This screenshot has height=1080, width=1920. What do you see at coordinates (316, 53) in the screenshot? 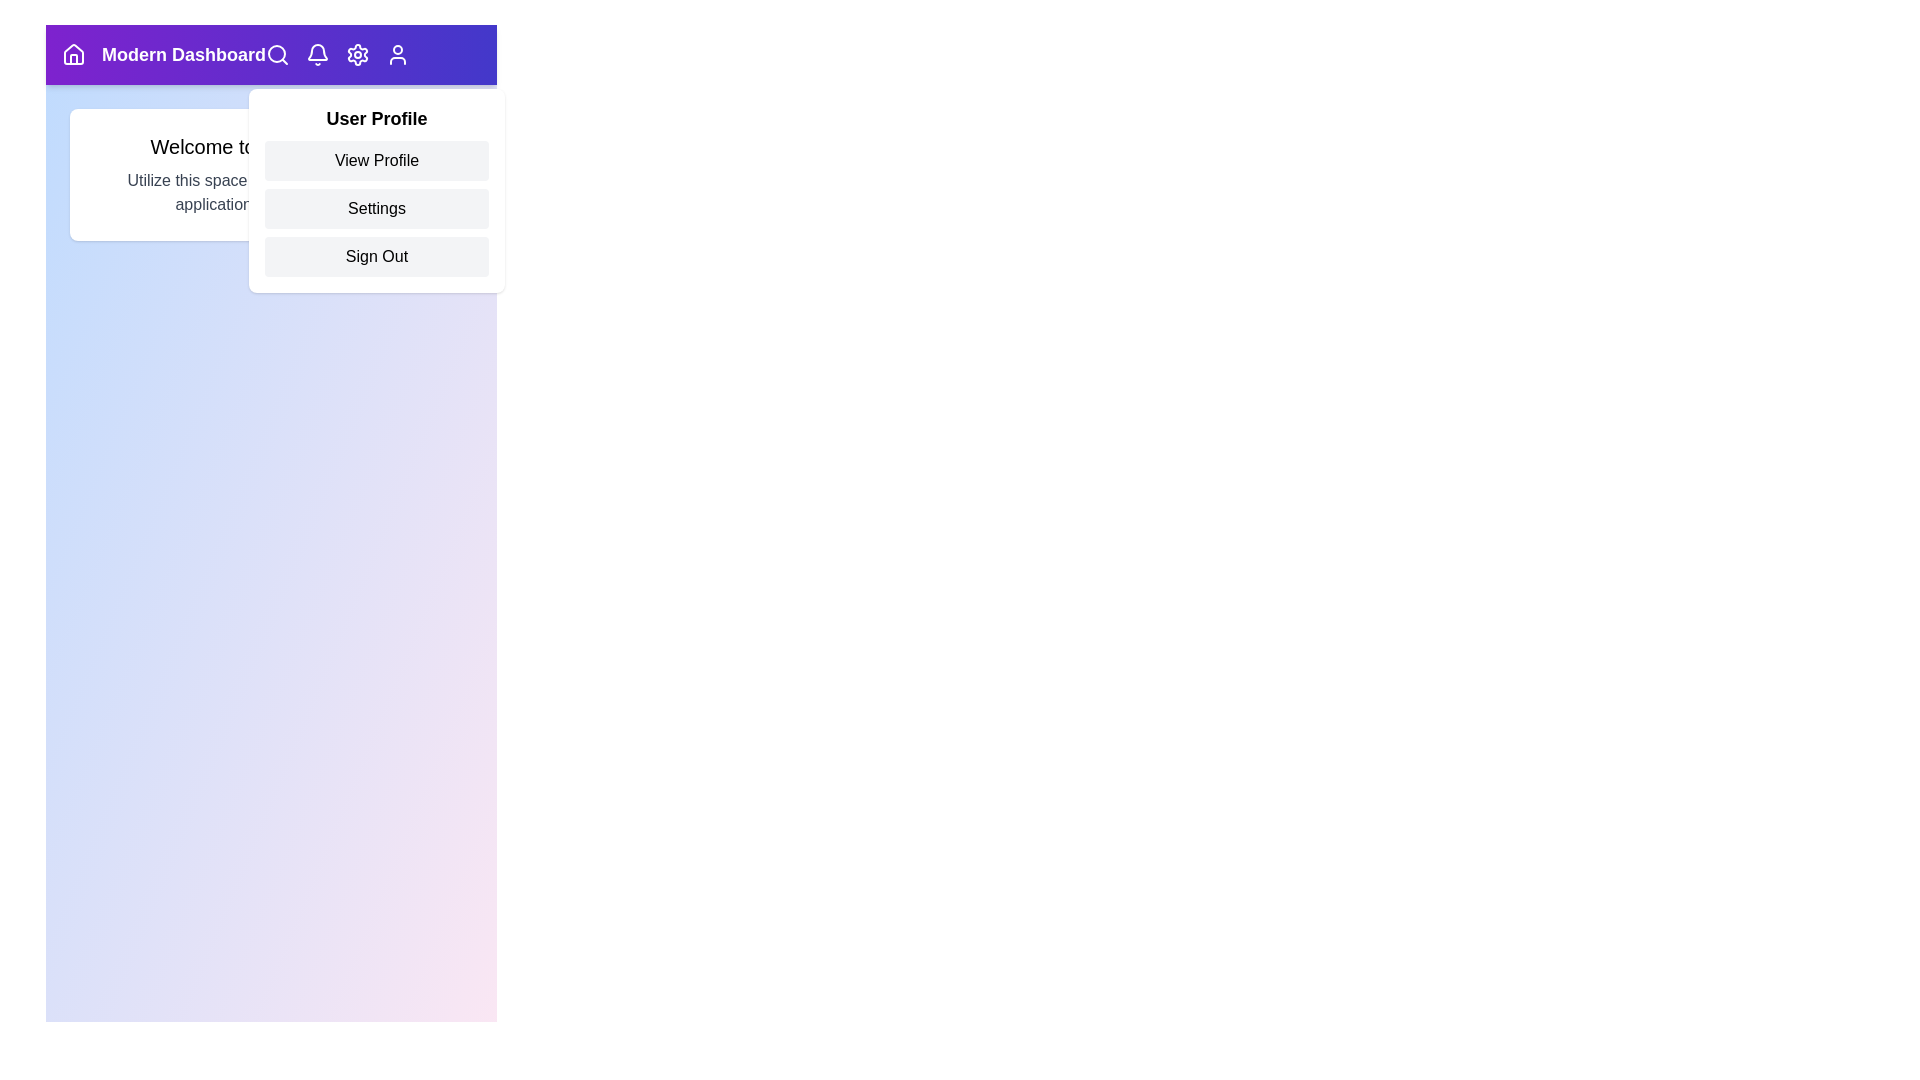
I see `the bell icon to view notifications` at bounding box center [316, 53].